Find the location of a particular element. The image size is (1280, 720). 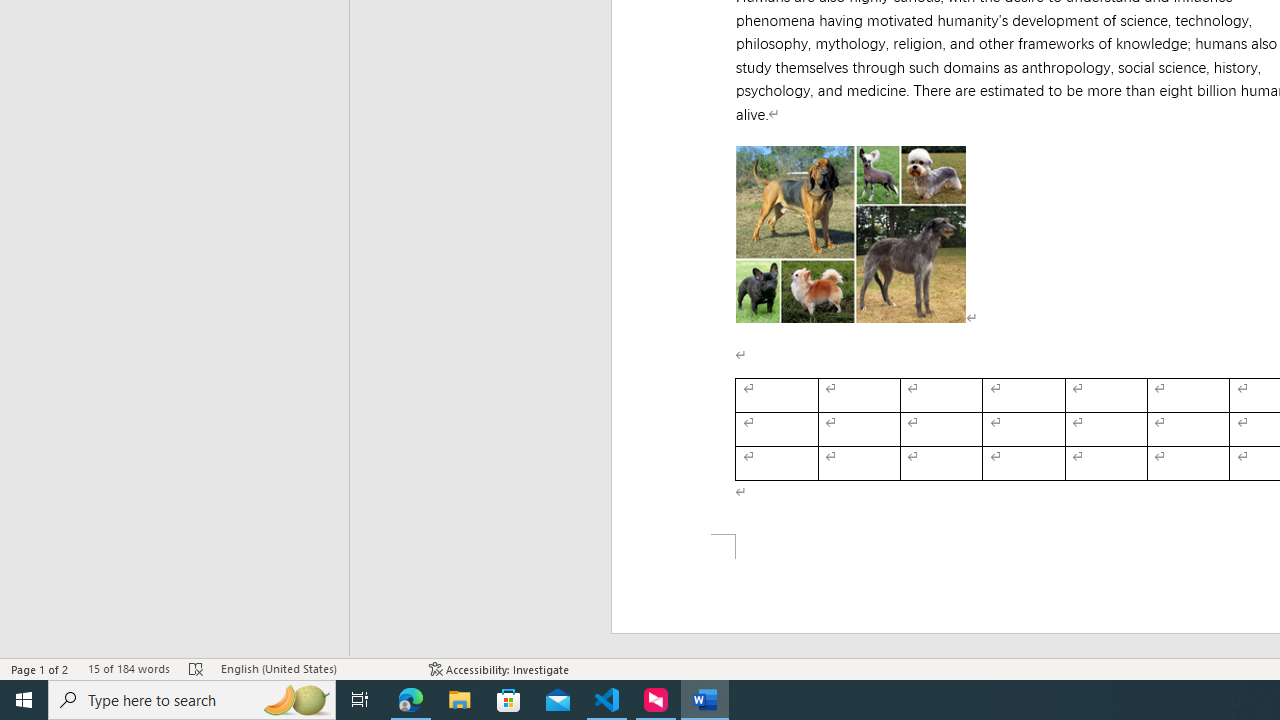

'Language English (United States)' is located at coordinates (314, 669).